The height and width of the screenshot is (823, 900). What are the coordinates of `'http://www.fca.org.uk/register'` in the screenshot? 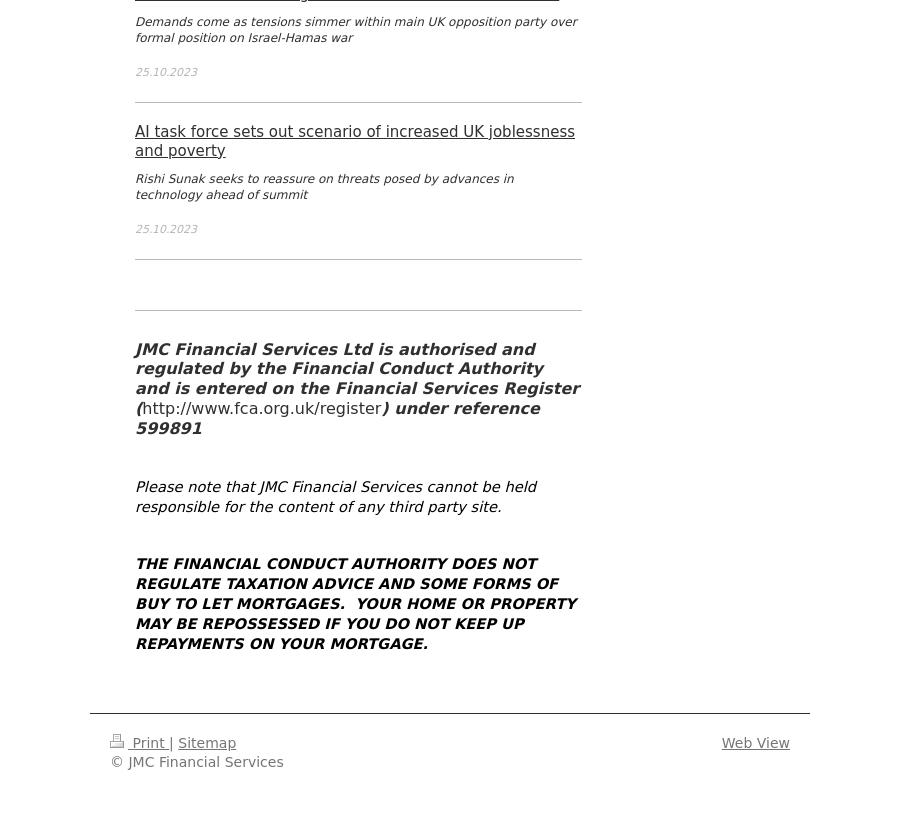 It's located at (260, 407).